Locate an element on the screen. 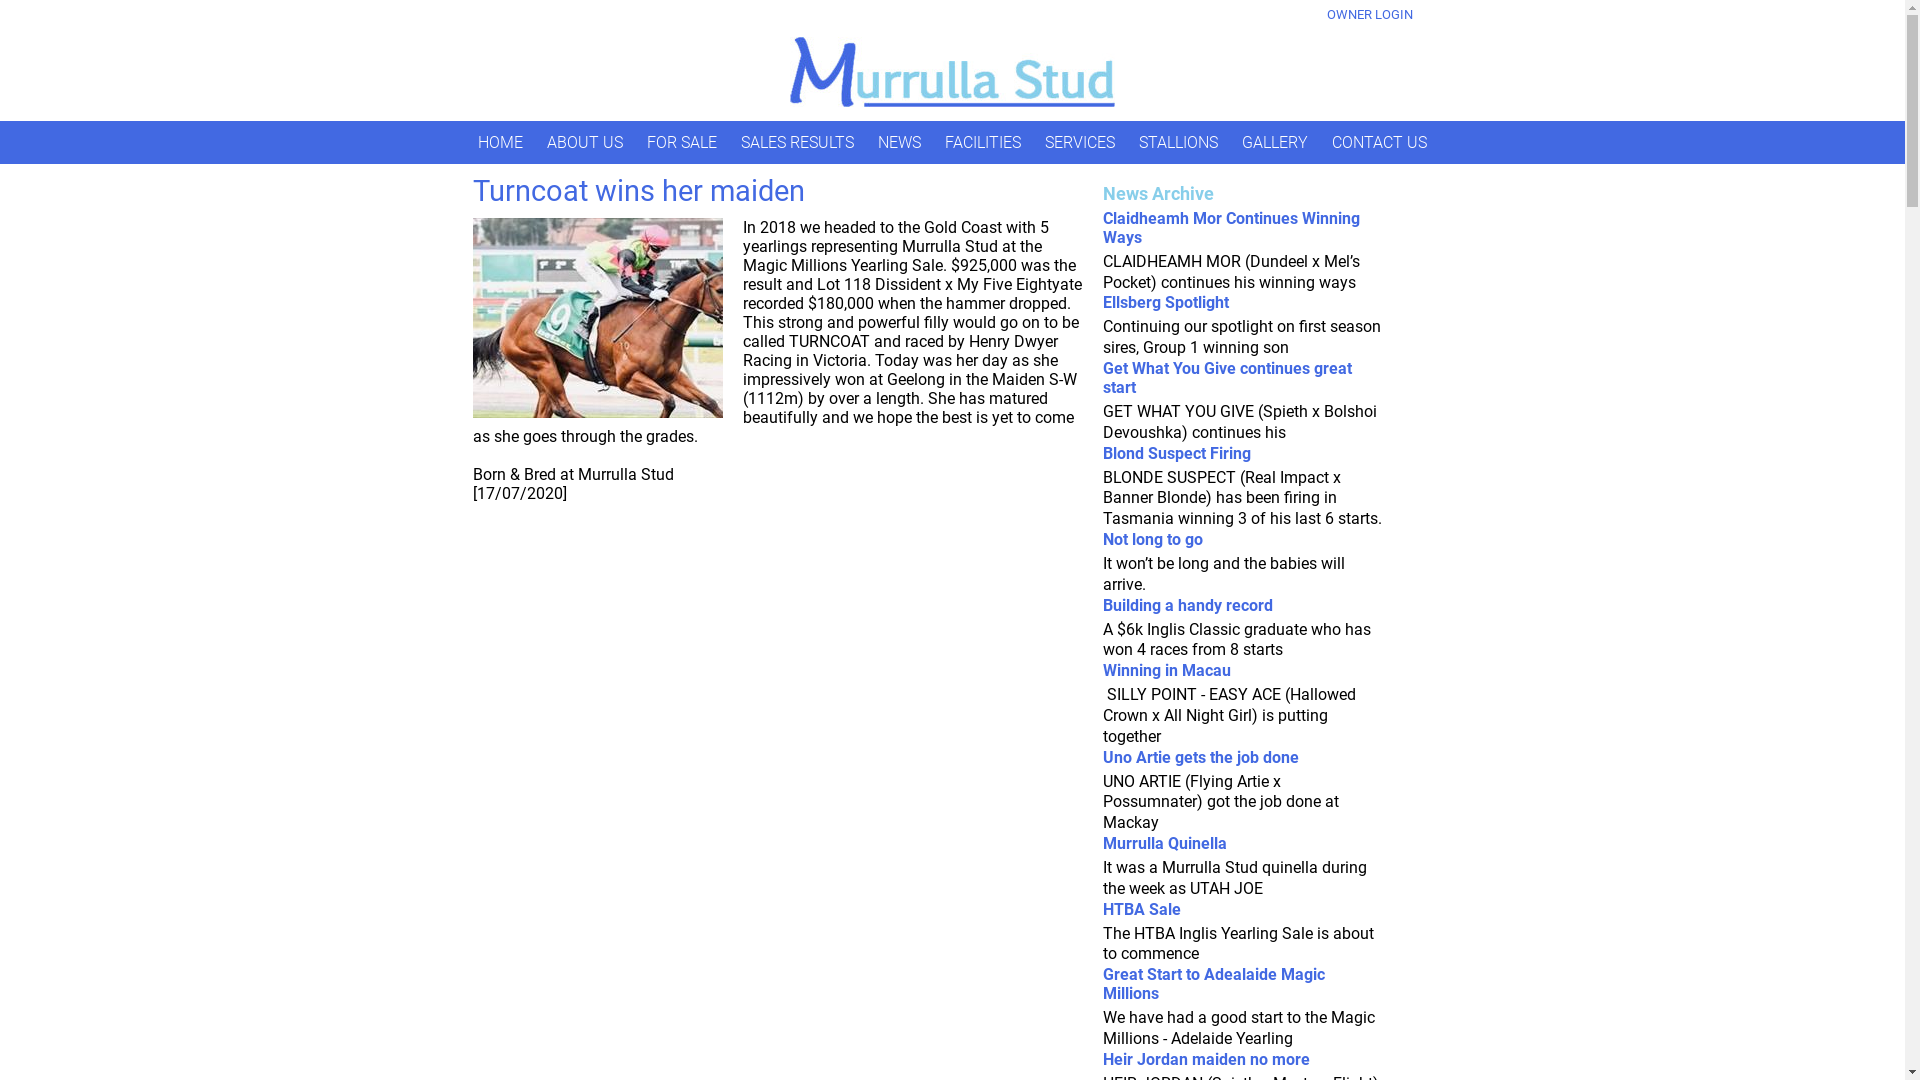 The image size is (1920, 1080). 'FOR SALE' is located at coordinates (686, 141).